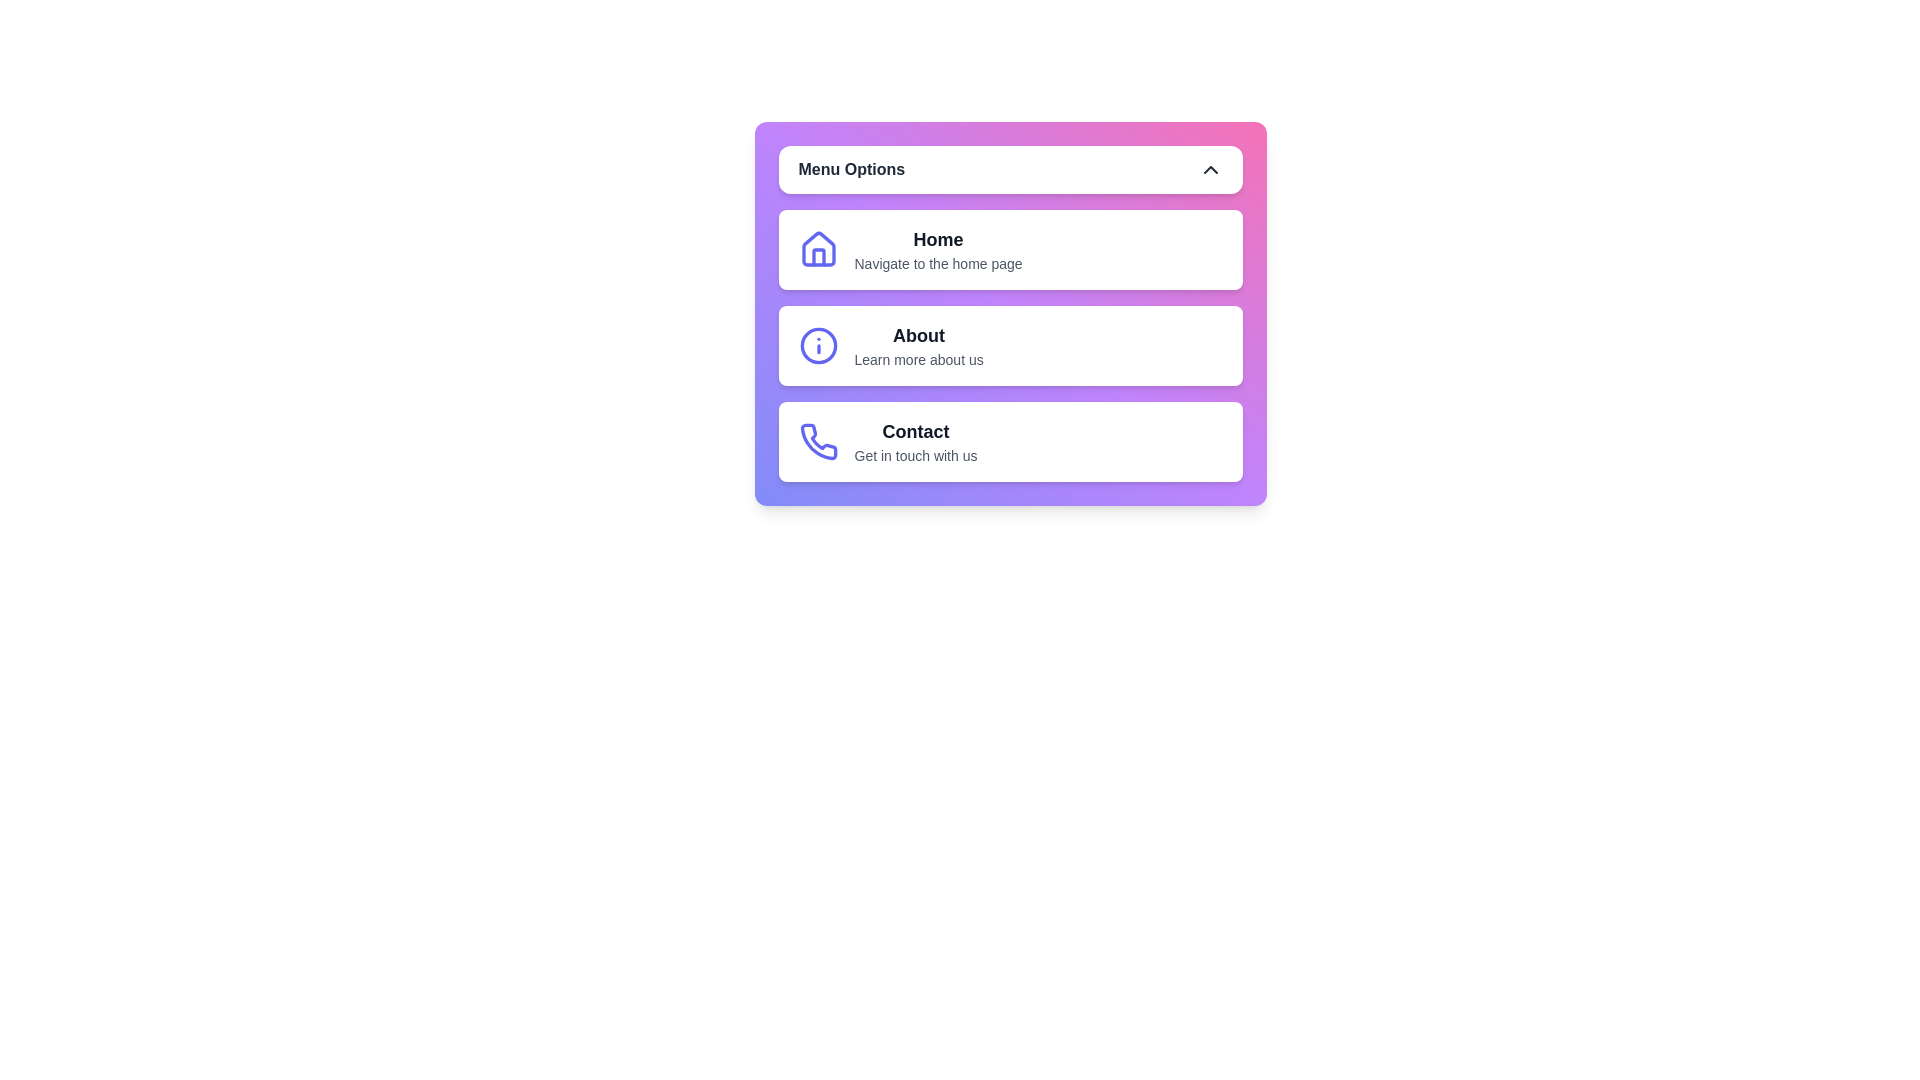  I want to click on the menu item Home to view its hover effect, so click(1010, 249).